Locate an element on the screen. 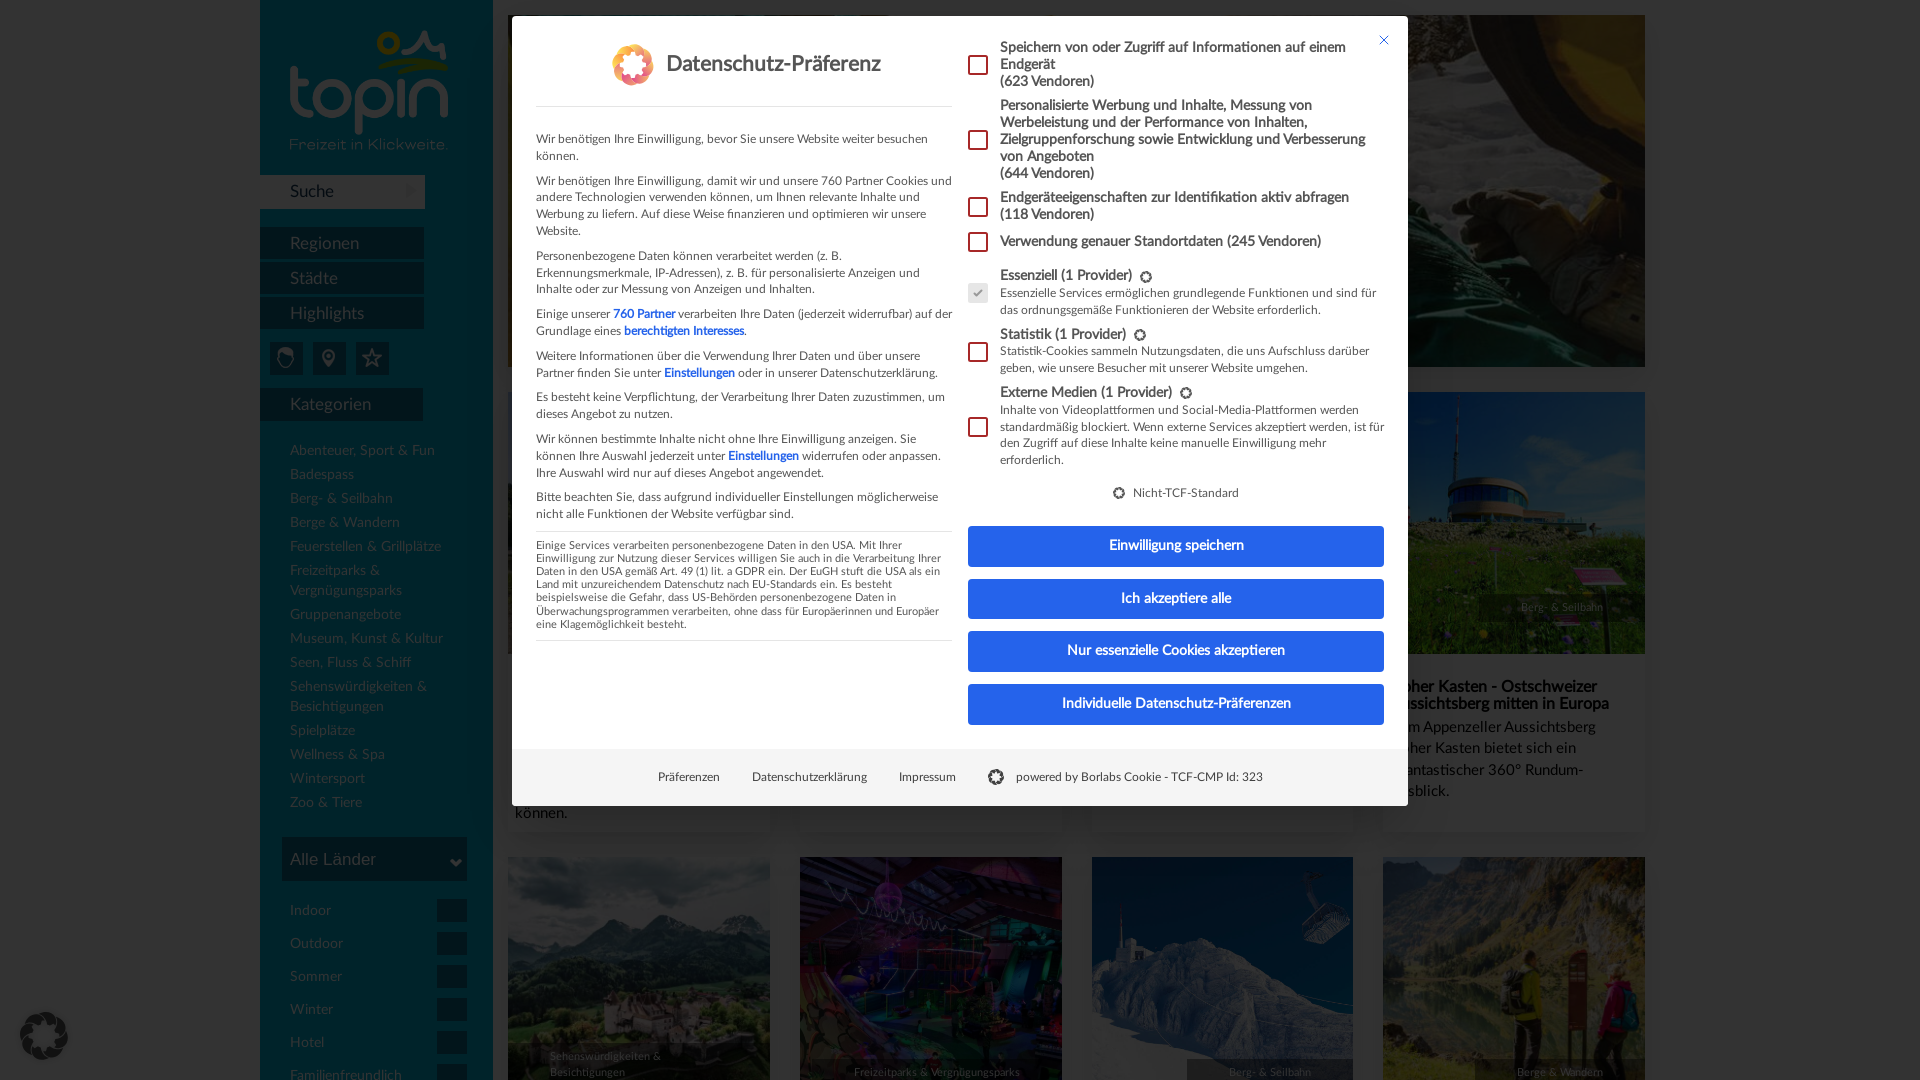 The width and height of the screenshot is (1920, 1080). 'Seen, Fluss & Schiff' is located at coordinates (382, 664).